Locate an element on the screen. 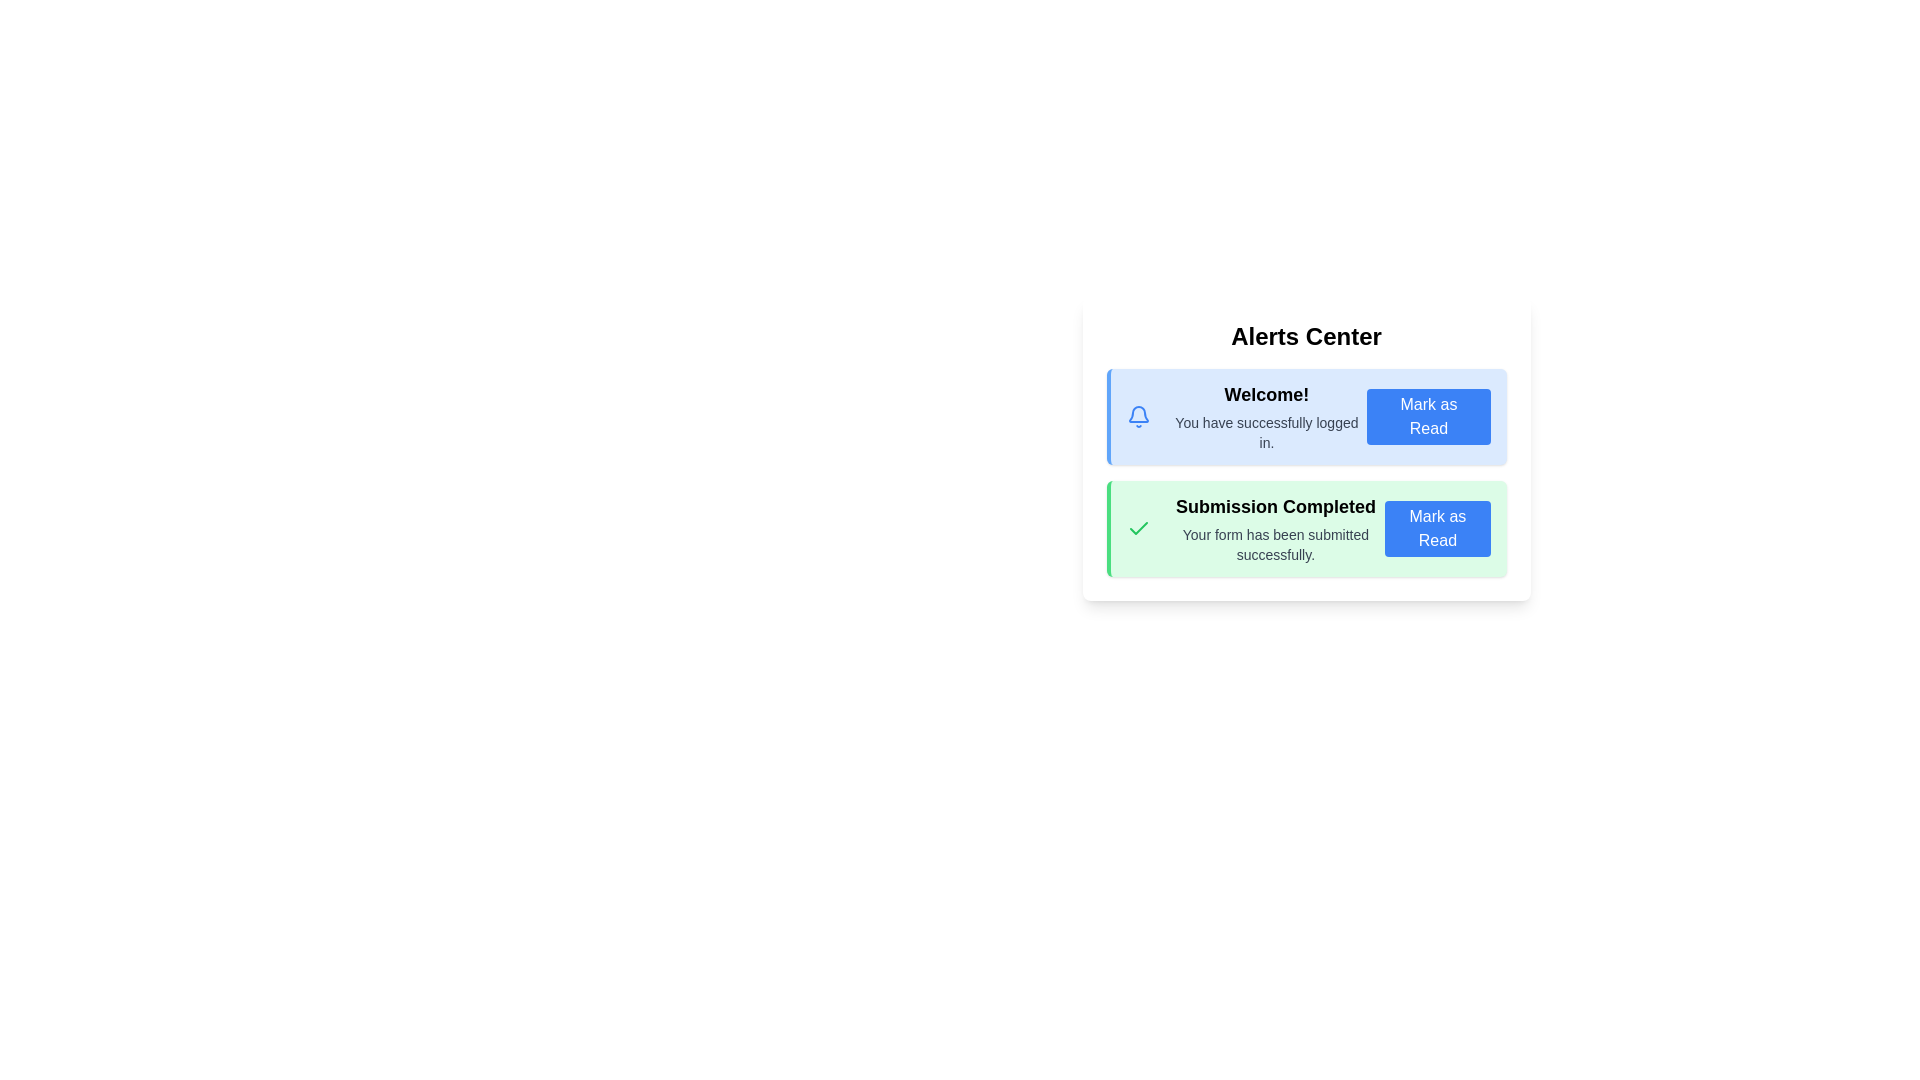 The width and height of the screenshot is (1920, 1080). the text display element that confirms successful form submission, located under the 'Submission Completed' heading in the Alerts Center interface is located at coordinates (1274, 544).